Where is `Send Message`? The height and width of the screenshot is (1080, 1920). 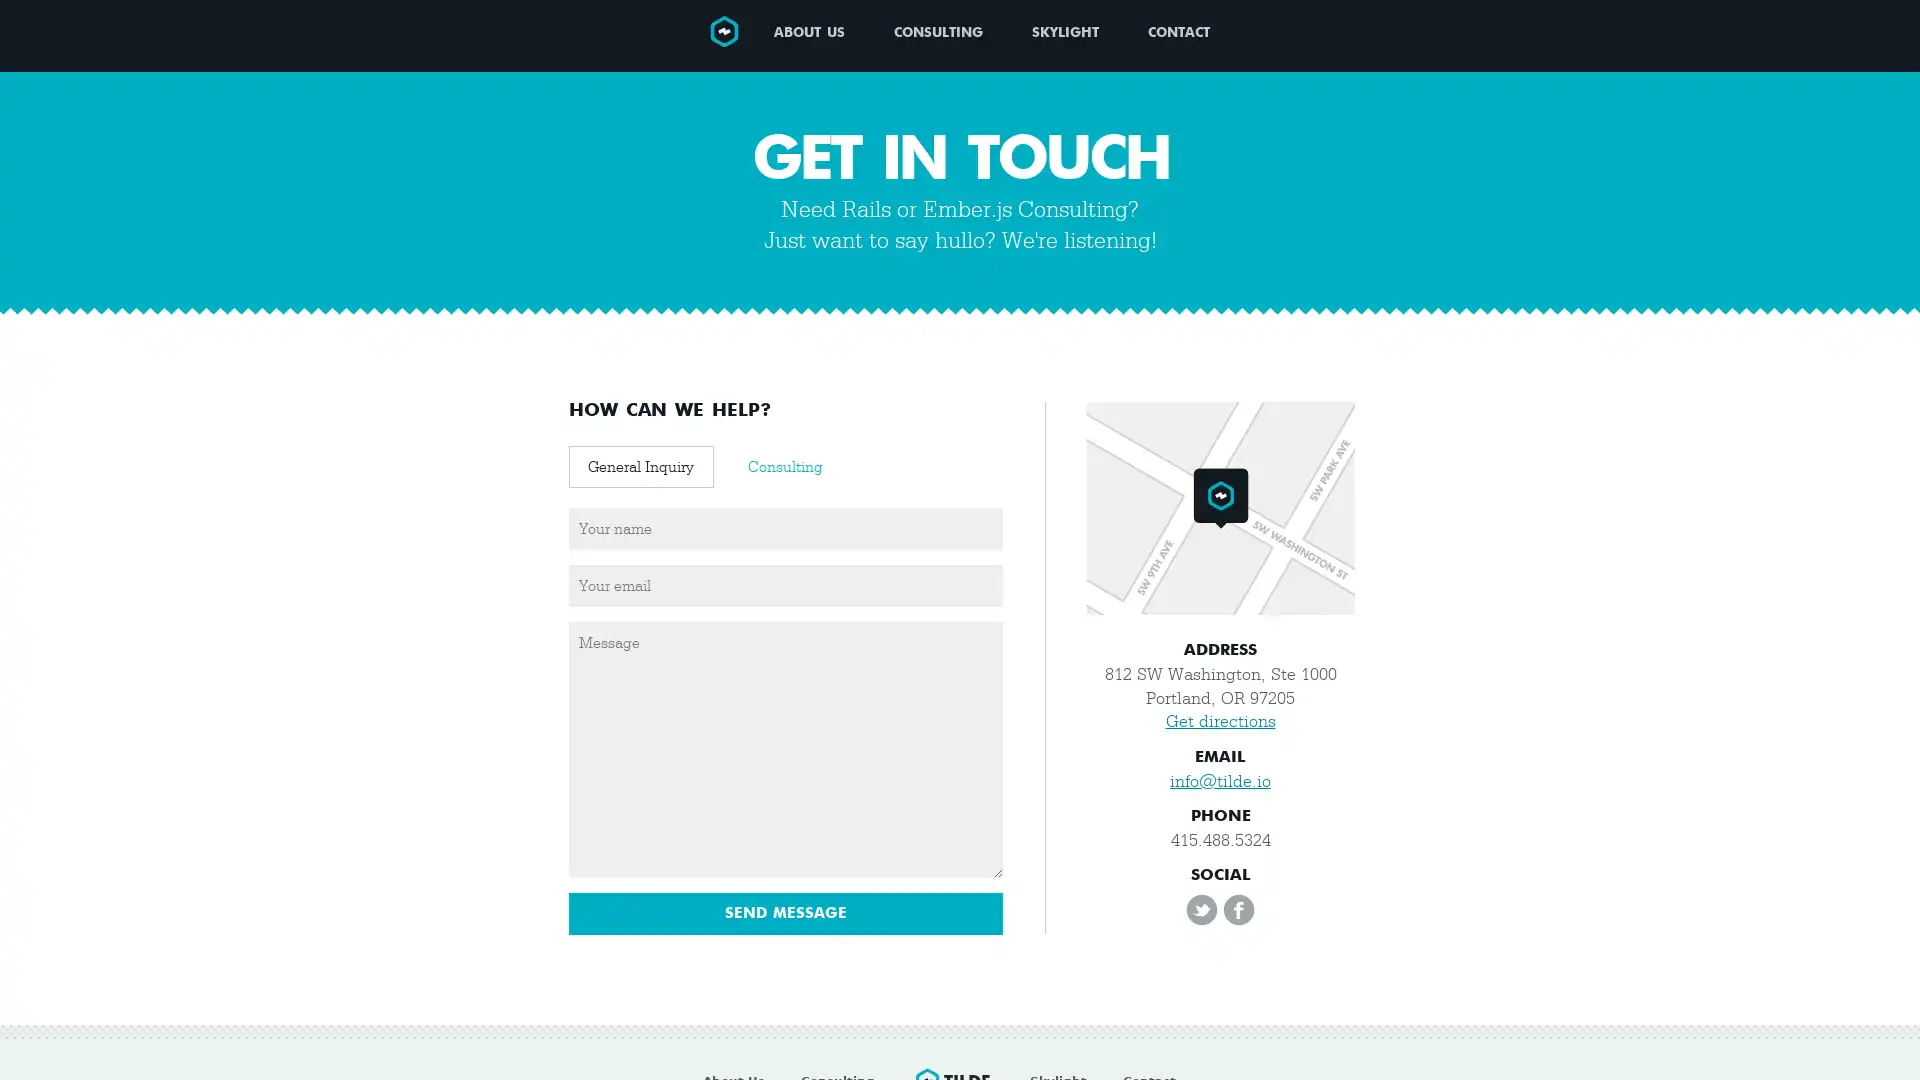
Send Message is located at coordinates (785, 914).